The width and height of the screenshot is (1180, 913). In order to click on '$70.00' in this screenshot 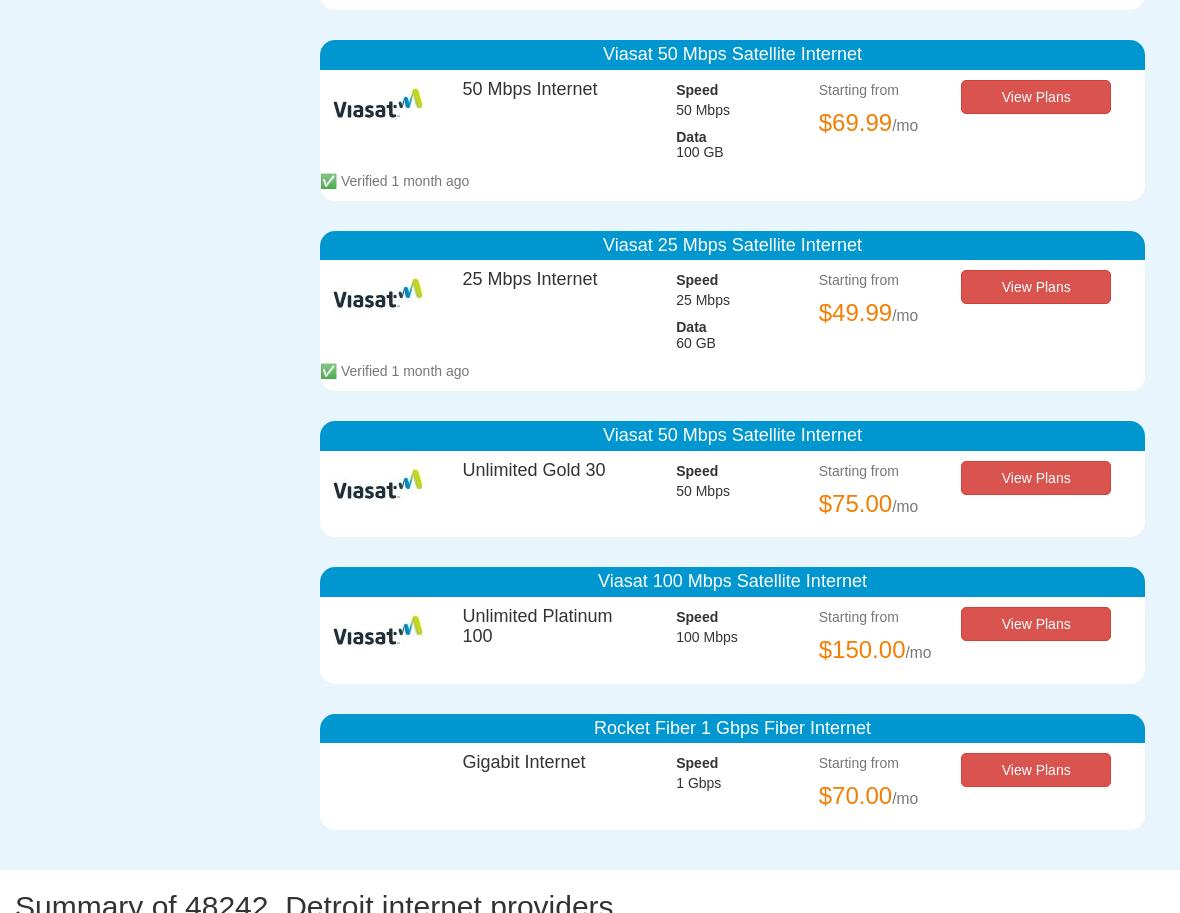, I will do `click(855, 794)`.